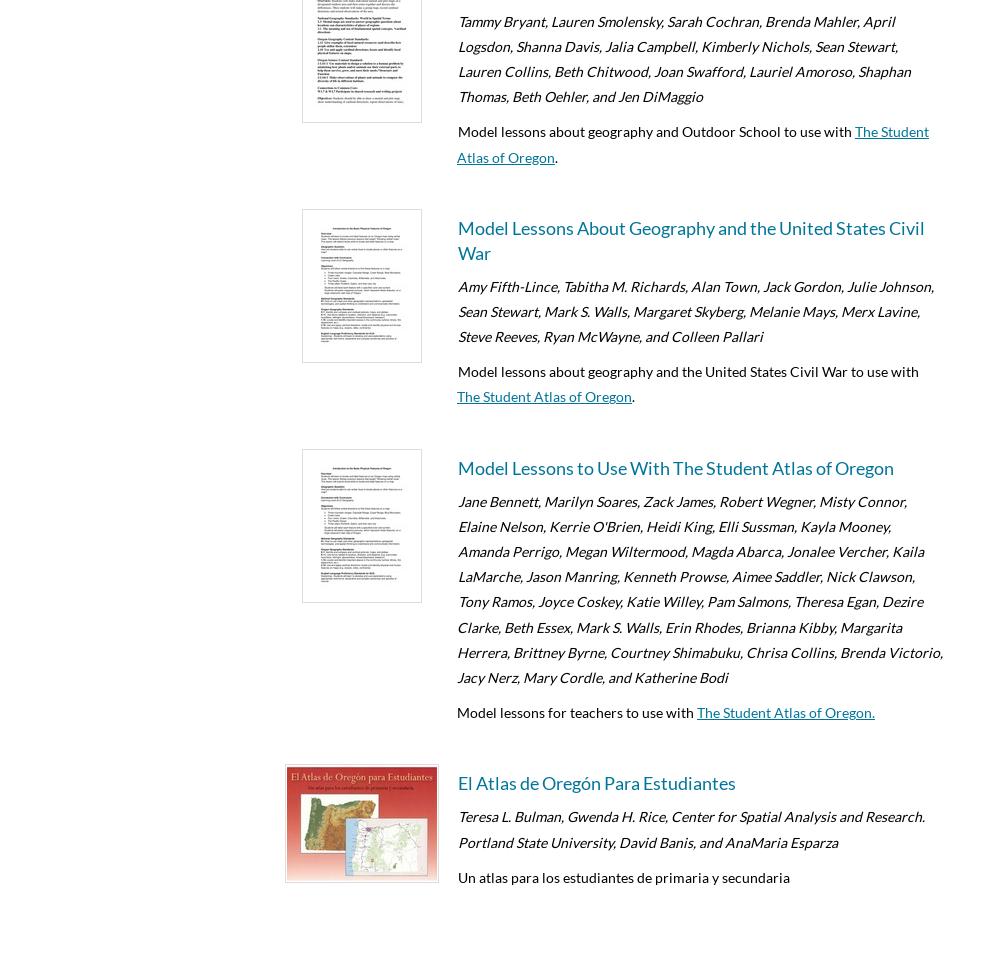 The width and height of the screenshot is (996, 954). Describe the element at coordinates (699, 587) in the screenshot. I see `'Jane Bennett, Marilyn Soares, Zack James, Robert Wegner, Misty Connor, Elaine Nelson, Kerrie O'Brien, Heidi King, Elli Sussman, Kayla Mooney, Amanda Perrigo, Megan Wiltermood, Magda Abarca, Jonalee Vercher, Kaila LaMarche, Jason Manring, Kenneth Prowse, Aimee Saddler, Nick Clawson, Tony Ramos, Joyce Coskey, Katie Willey, Pam Salmons, Theresa Egan, Dezire Clarke, Beth Essex, Mark S. Walls, Erin Rhodes, Brianna Kibby, Margarita Herrera, Brittney Byrne, Courtney Shimabuku, Chrisa Collins, Brenda Victorio, Jacy Nerz, Mary Cordle, and Katherine Bodi'` at that location.